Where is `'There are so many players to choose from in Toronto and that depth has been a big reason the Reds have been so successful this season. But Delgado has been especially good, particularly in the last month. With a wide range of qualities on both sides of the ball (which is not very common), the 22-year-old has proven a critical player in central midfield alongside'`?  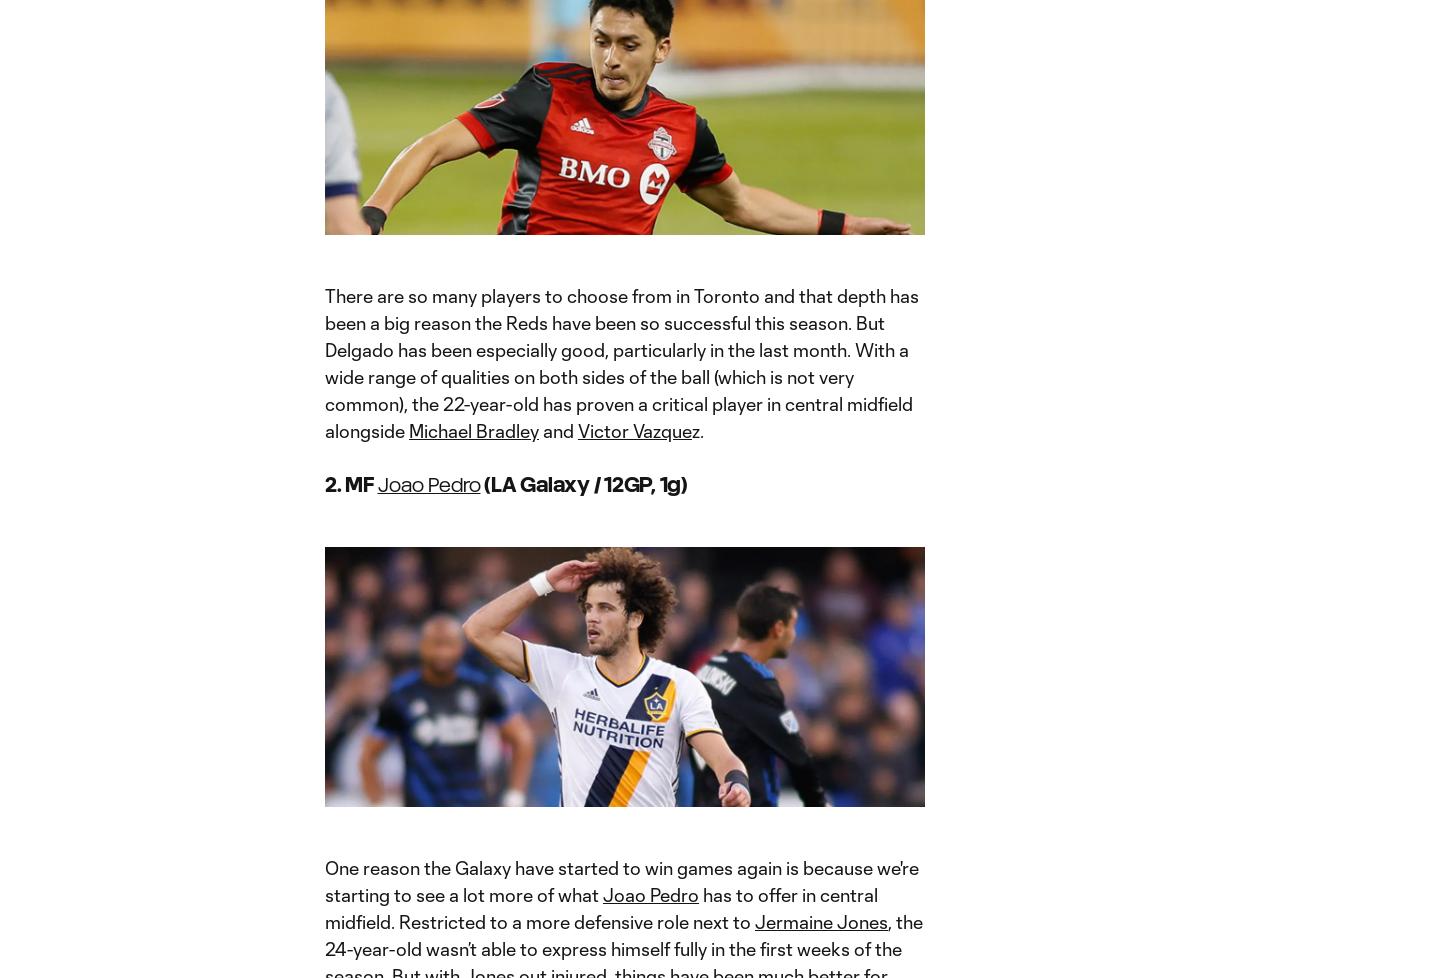 'There are so many players to choose from in Toronto and that depth has been a big reason the Reds have been so successful this season. But Delgado has been especially good, particularly in the last month. With a wide range of qualities on both sides of the ball (which is not very common), the 22-year-old has proven a critical player in central midfield alongside' is located at coordinates (621, 362).